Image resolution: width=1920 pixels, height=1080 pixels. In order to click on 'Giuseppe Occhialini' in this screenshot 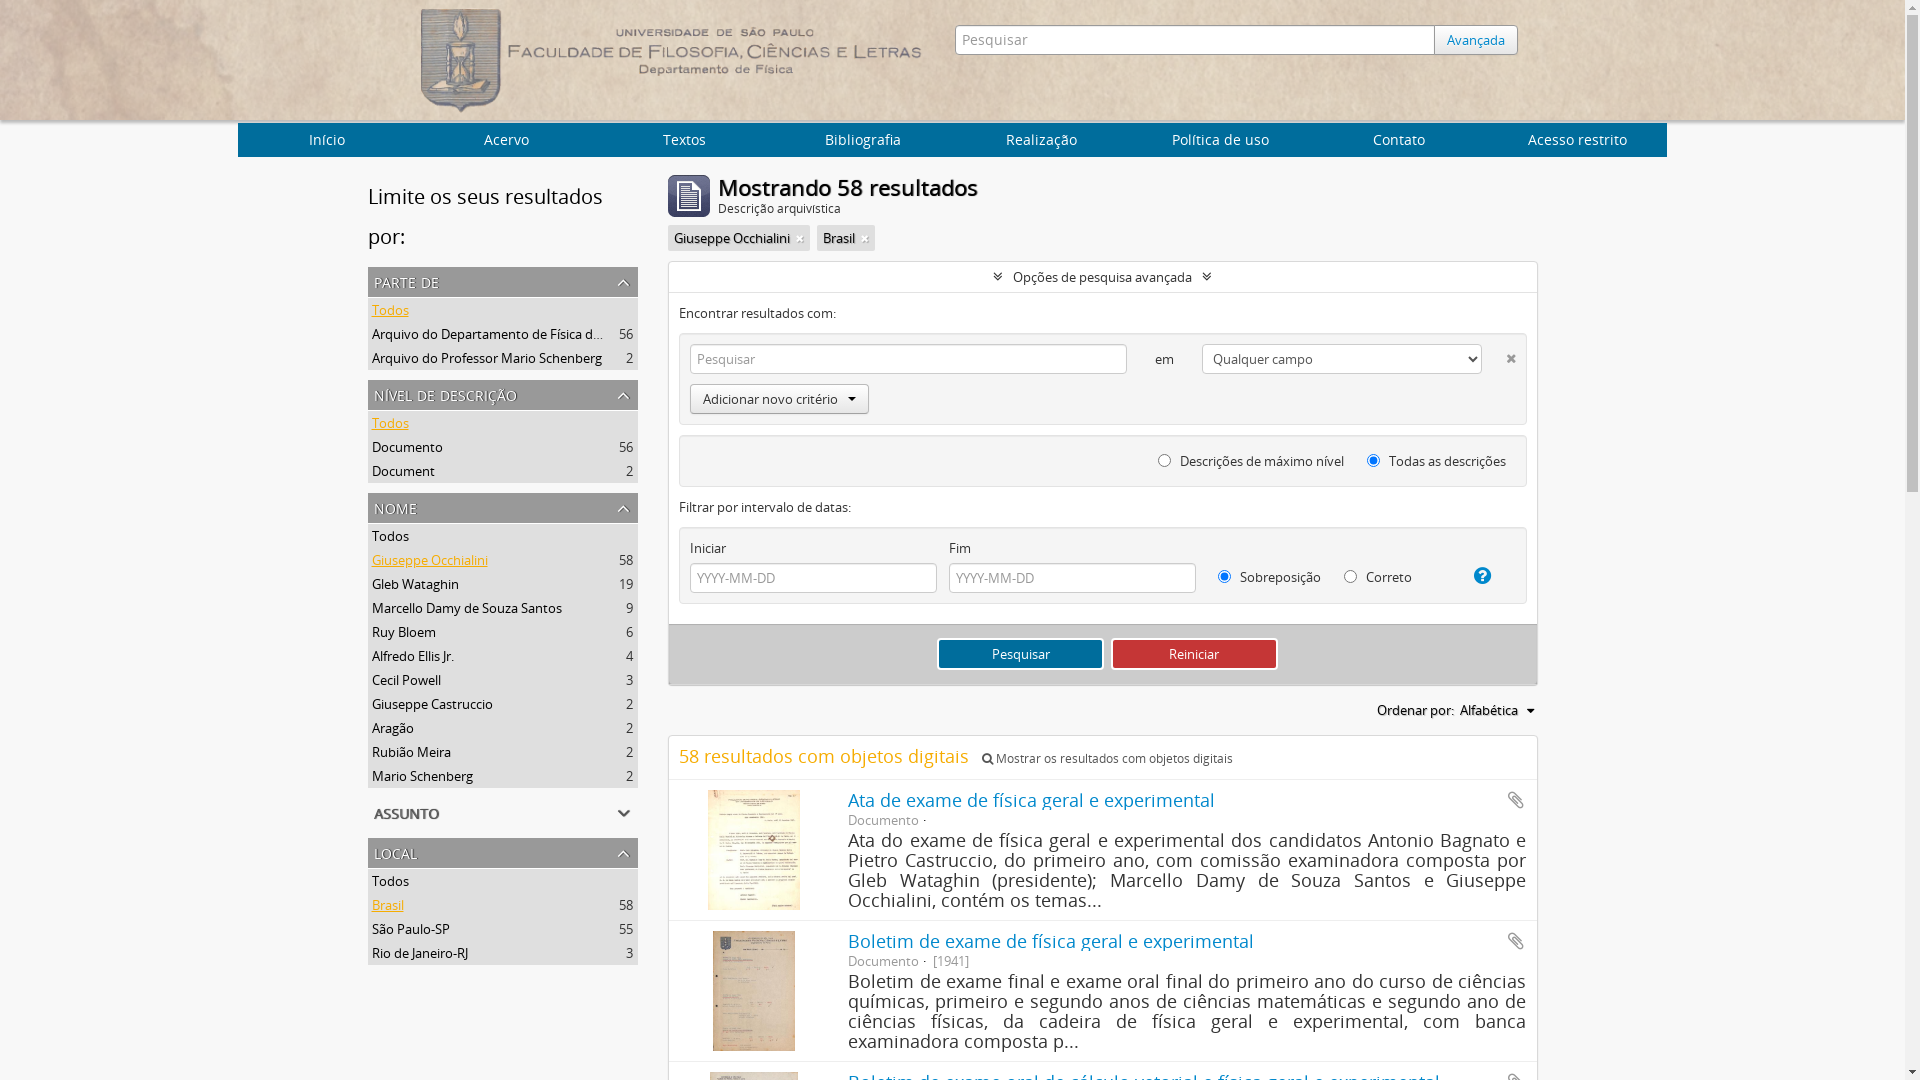, I will do `click(429, 559)`.